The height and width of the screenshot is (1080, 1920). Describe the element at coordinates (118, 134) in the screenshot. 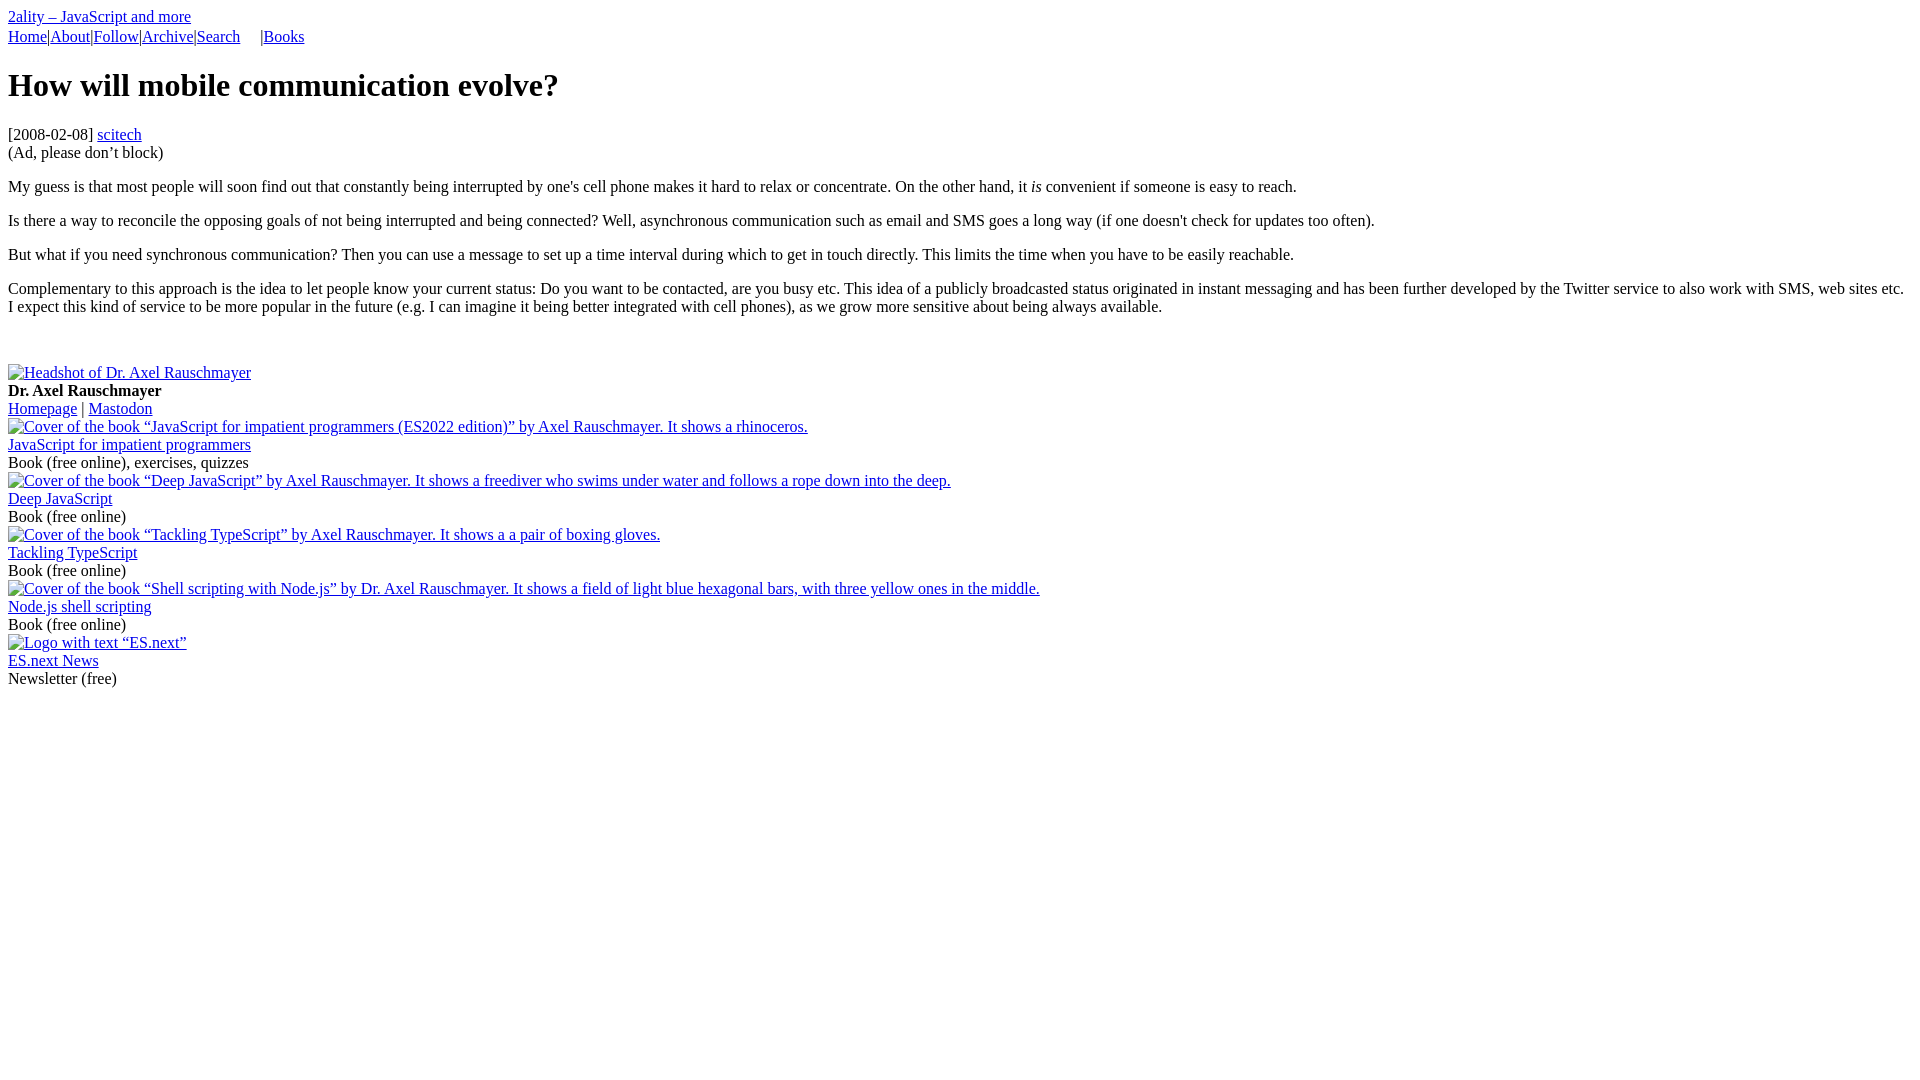

I see `'scitech'` at that location.